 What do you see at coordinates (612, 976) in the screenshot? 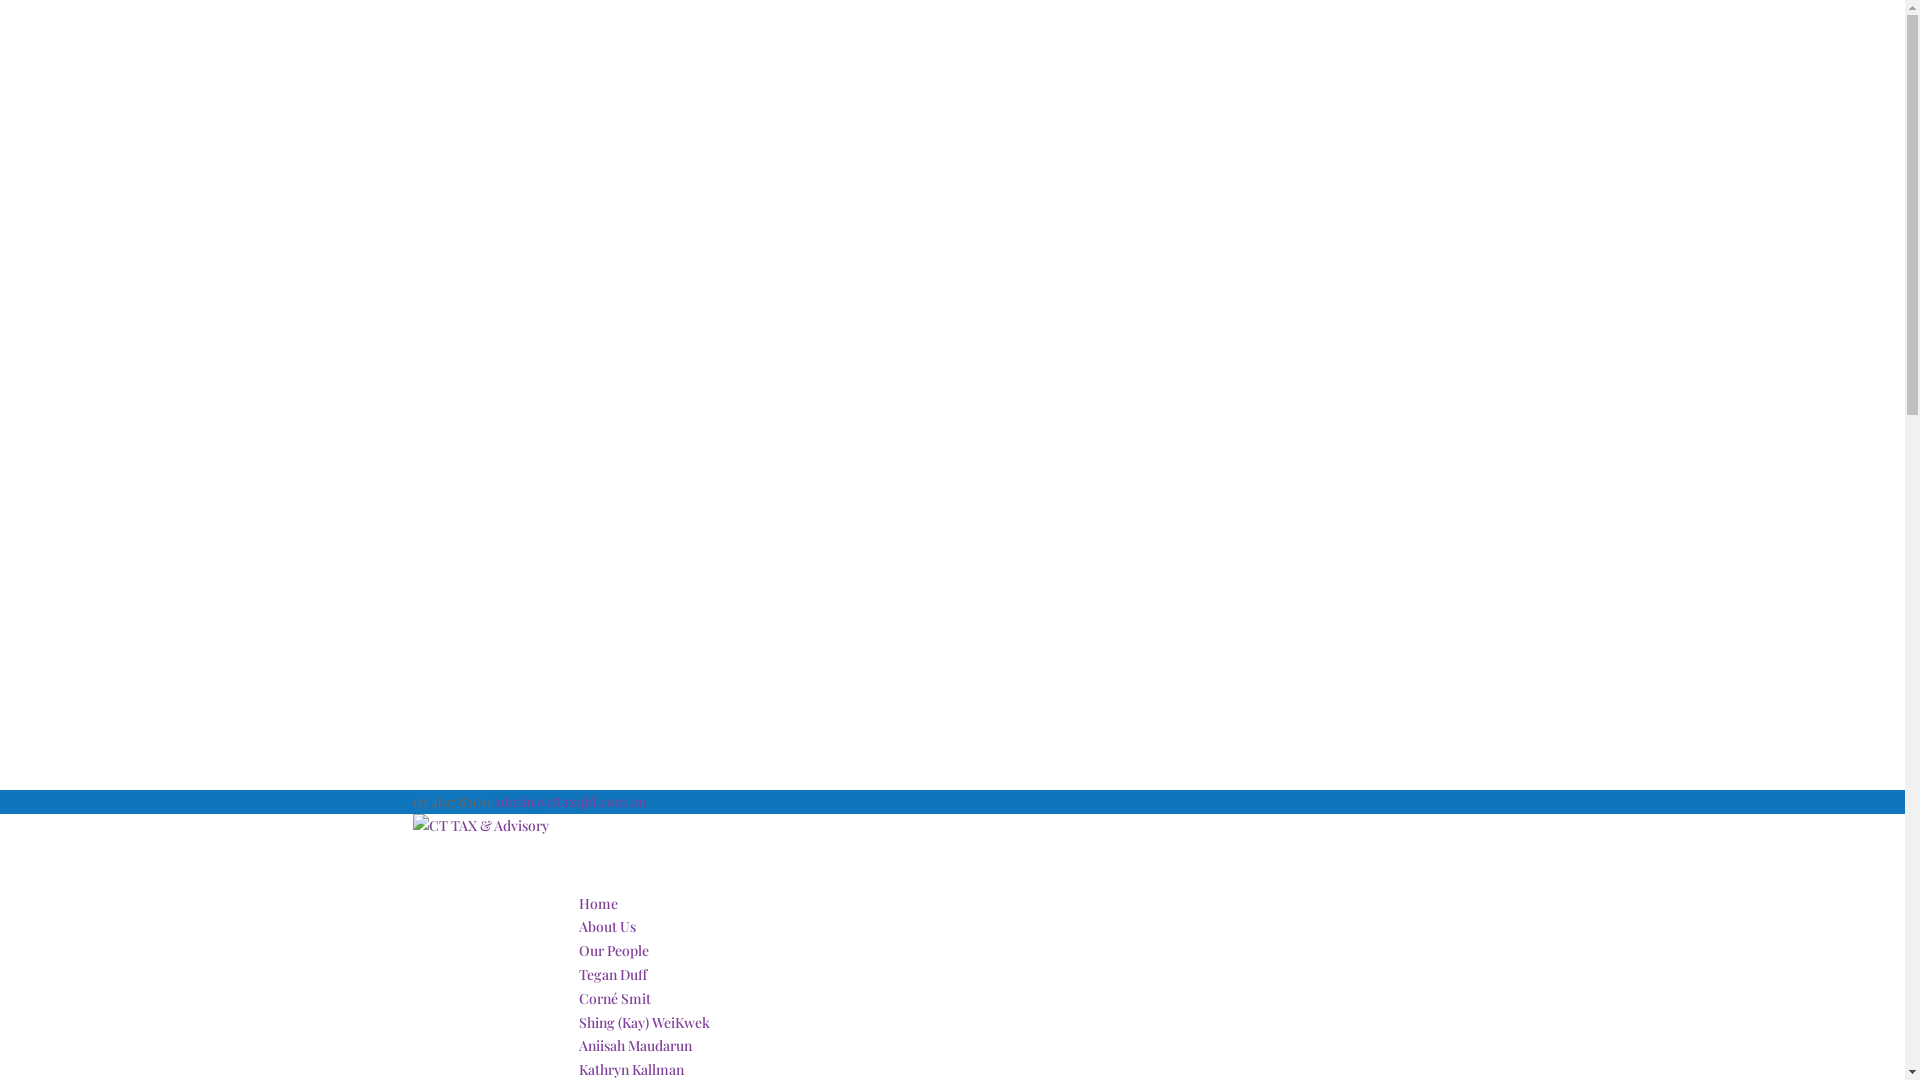
I see `'Our People'` at bounding box center [612, 976].